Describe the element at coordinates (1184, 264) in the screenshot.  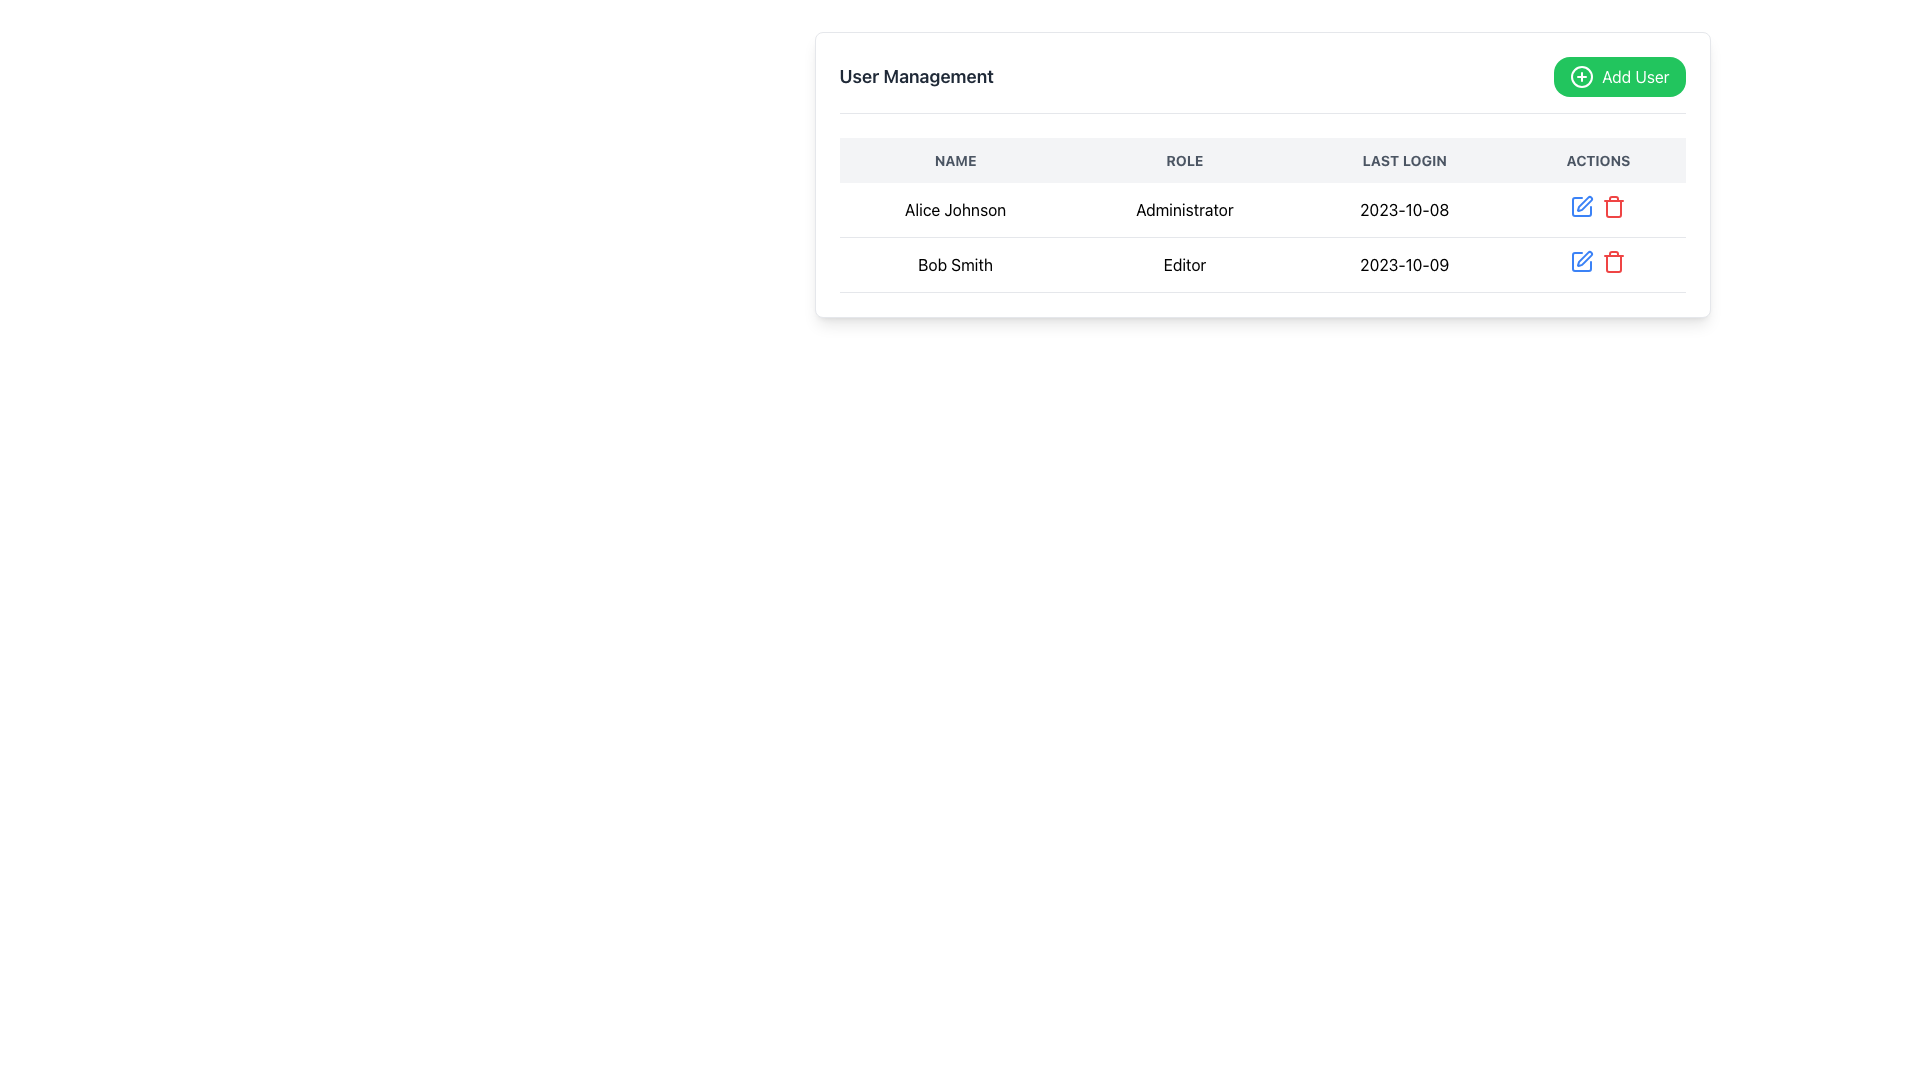
I see `the text label displaying 'Editor' located in the second row under the 'Role' column of the table` at that location.